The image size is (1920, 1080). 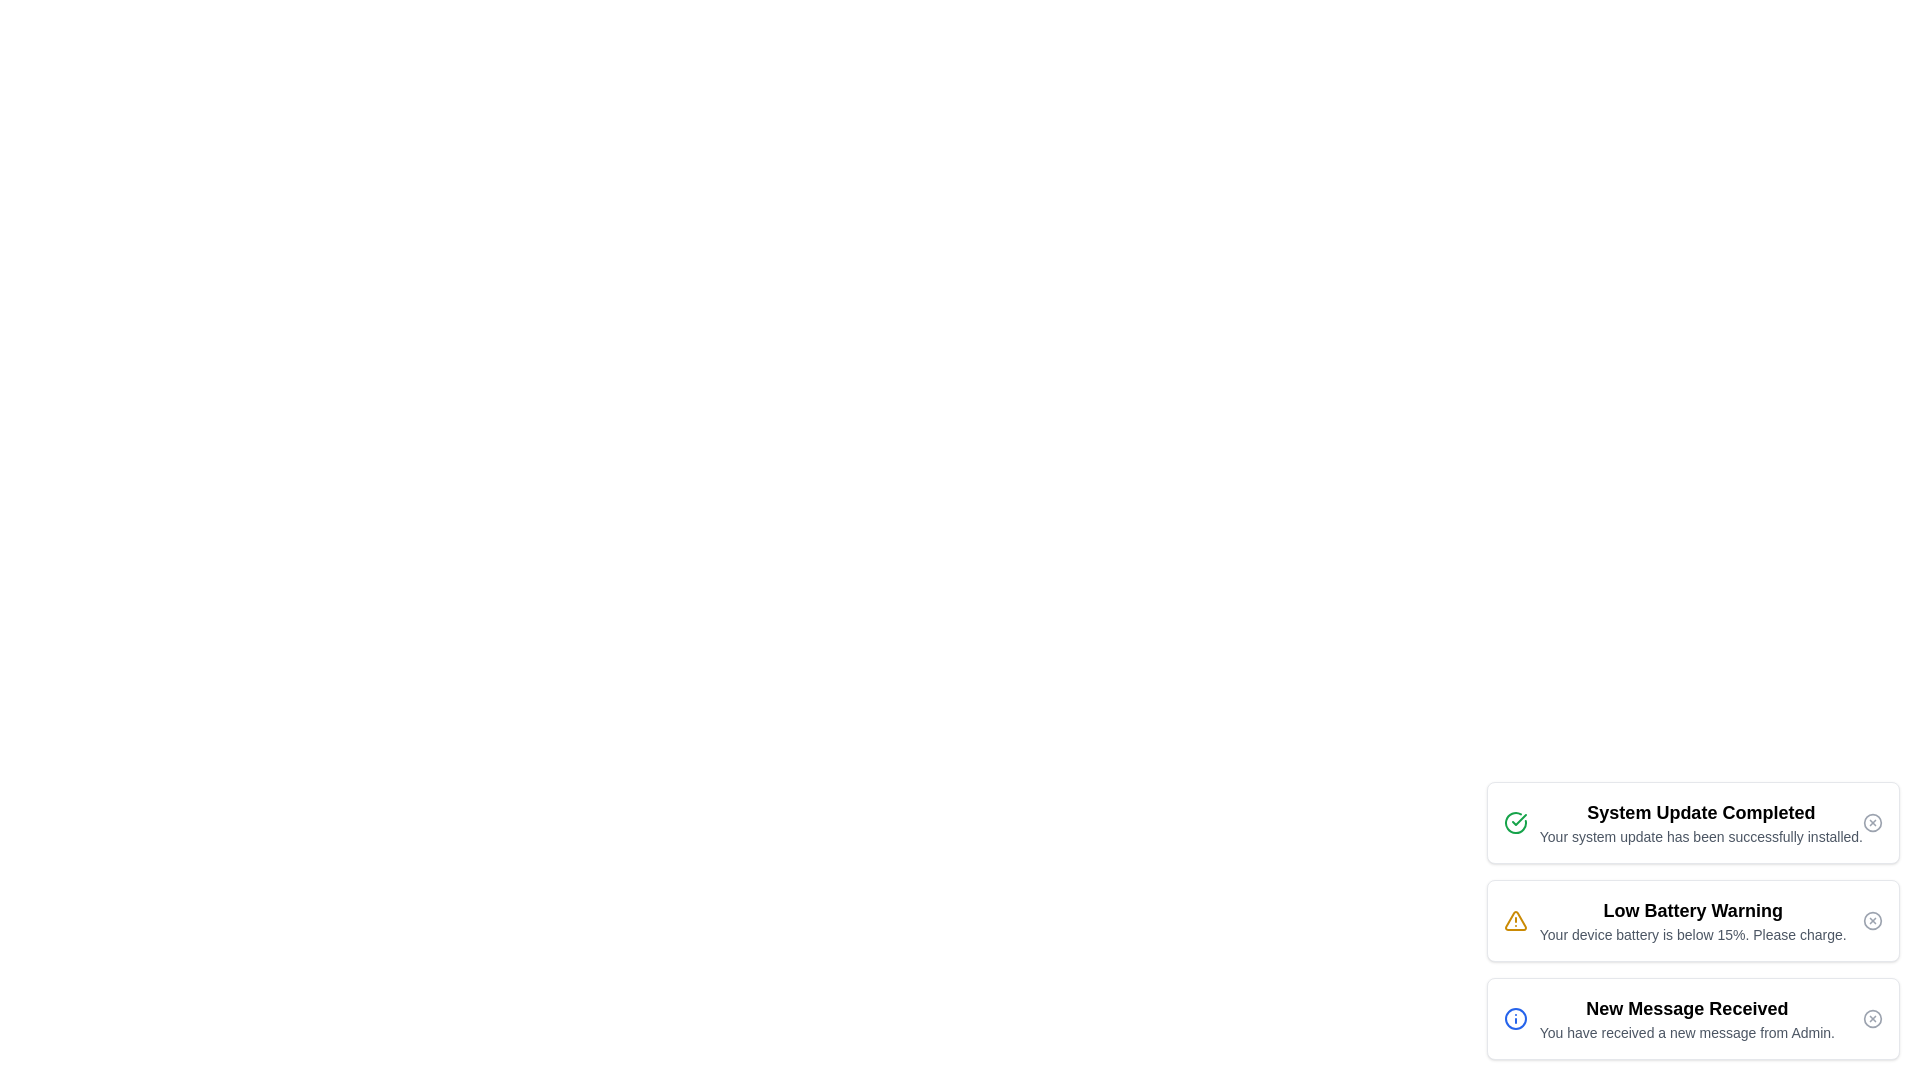 I want to click on the graphical circle located at the bottom-right corner of the 'New Message Received' notification card, which has a white fill and a black border, so click(x=1871, y=1018).